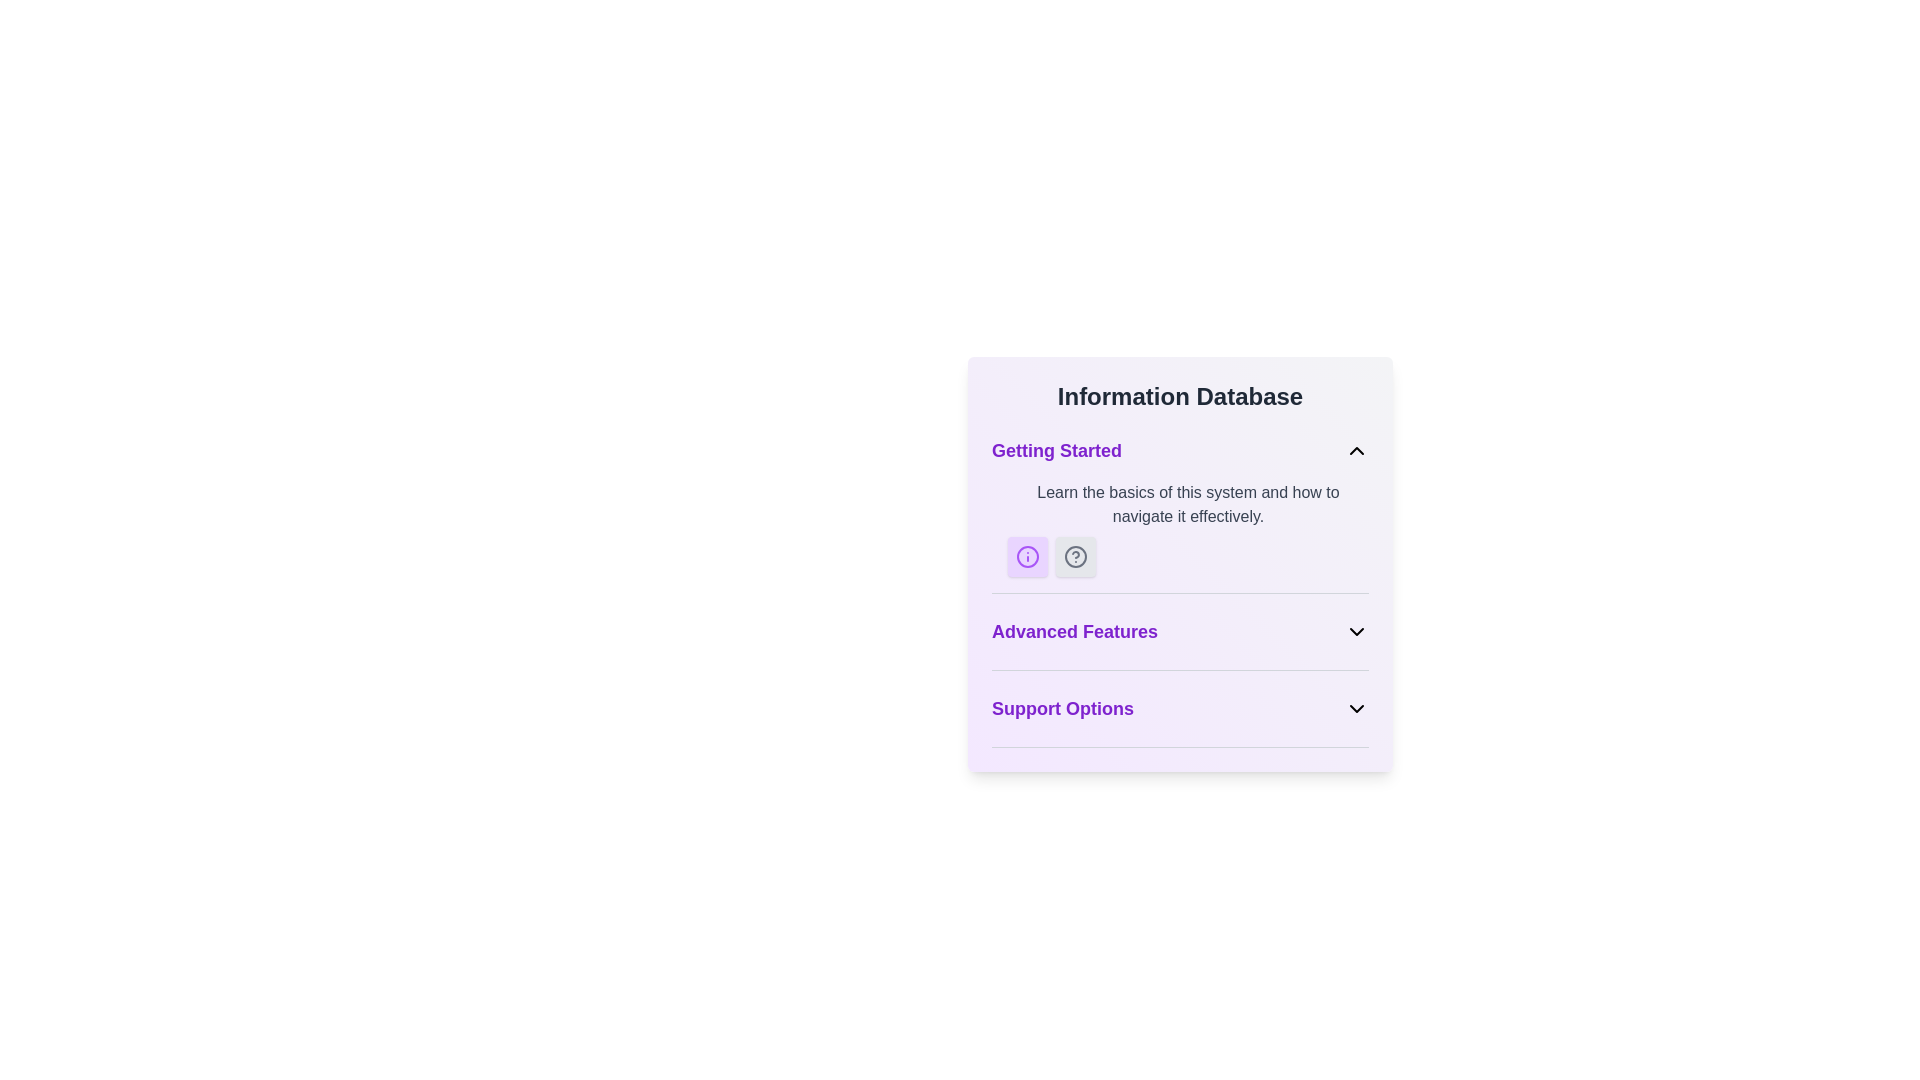 The width and height of the screenshot is (1920, 1080). What do you see at coordinates (1188, 504) in the screenshot?
I see `the text that reads 'Learn the basics of this system and how to navigate it effectively' within the 'Getting Started' section of the 'Information Database' panel` at bounding box center [1188, 504].